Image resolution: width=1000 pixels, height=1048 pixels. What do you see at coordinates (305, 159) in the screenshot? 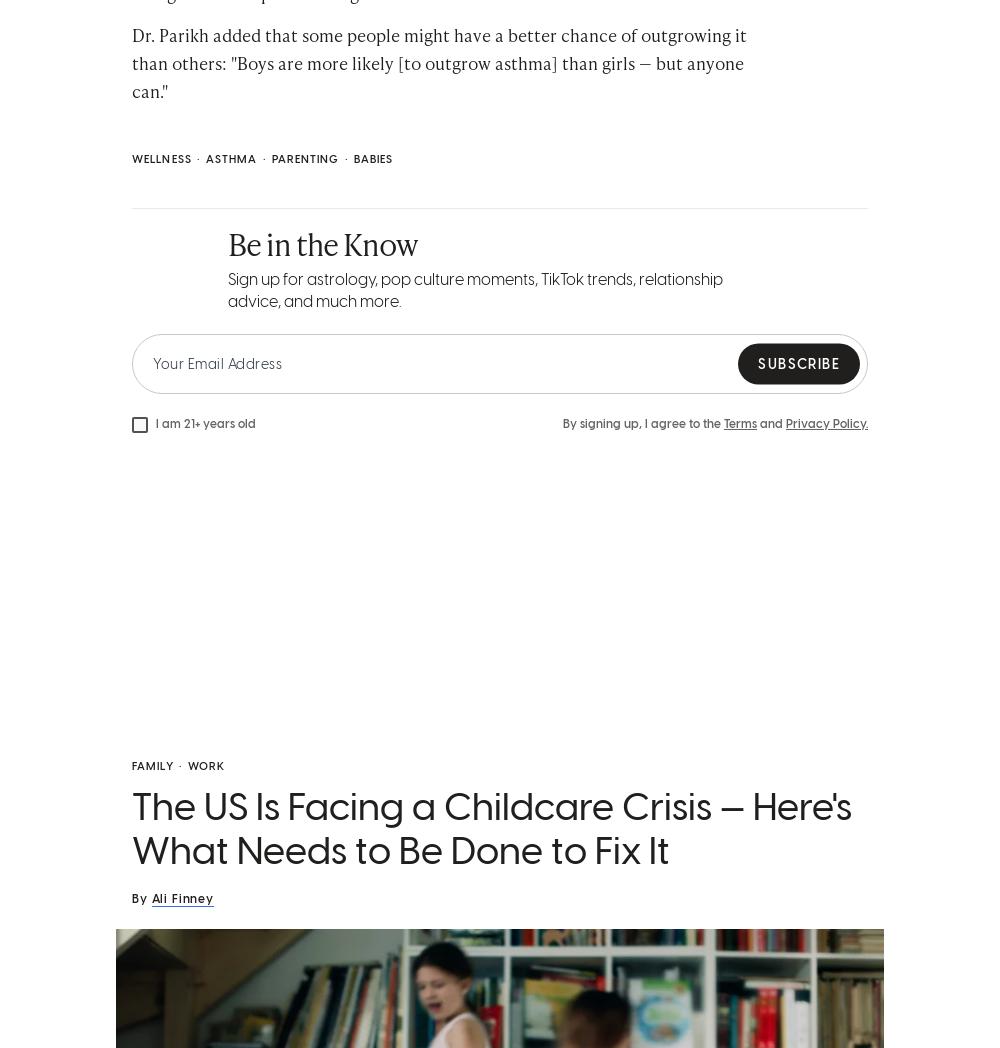
I see `'Parenting'` at bounding box center [305, 159].